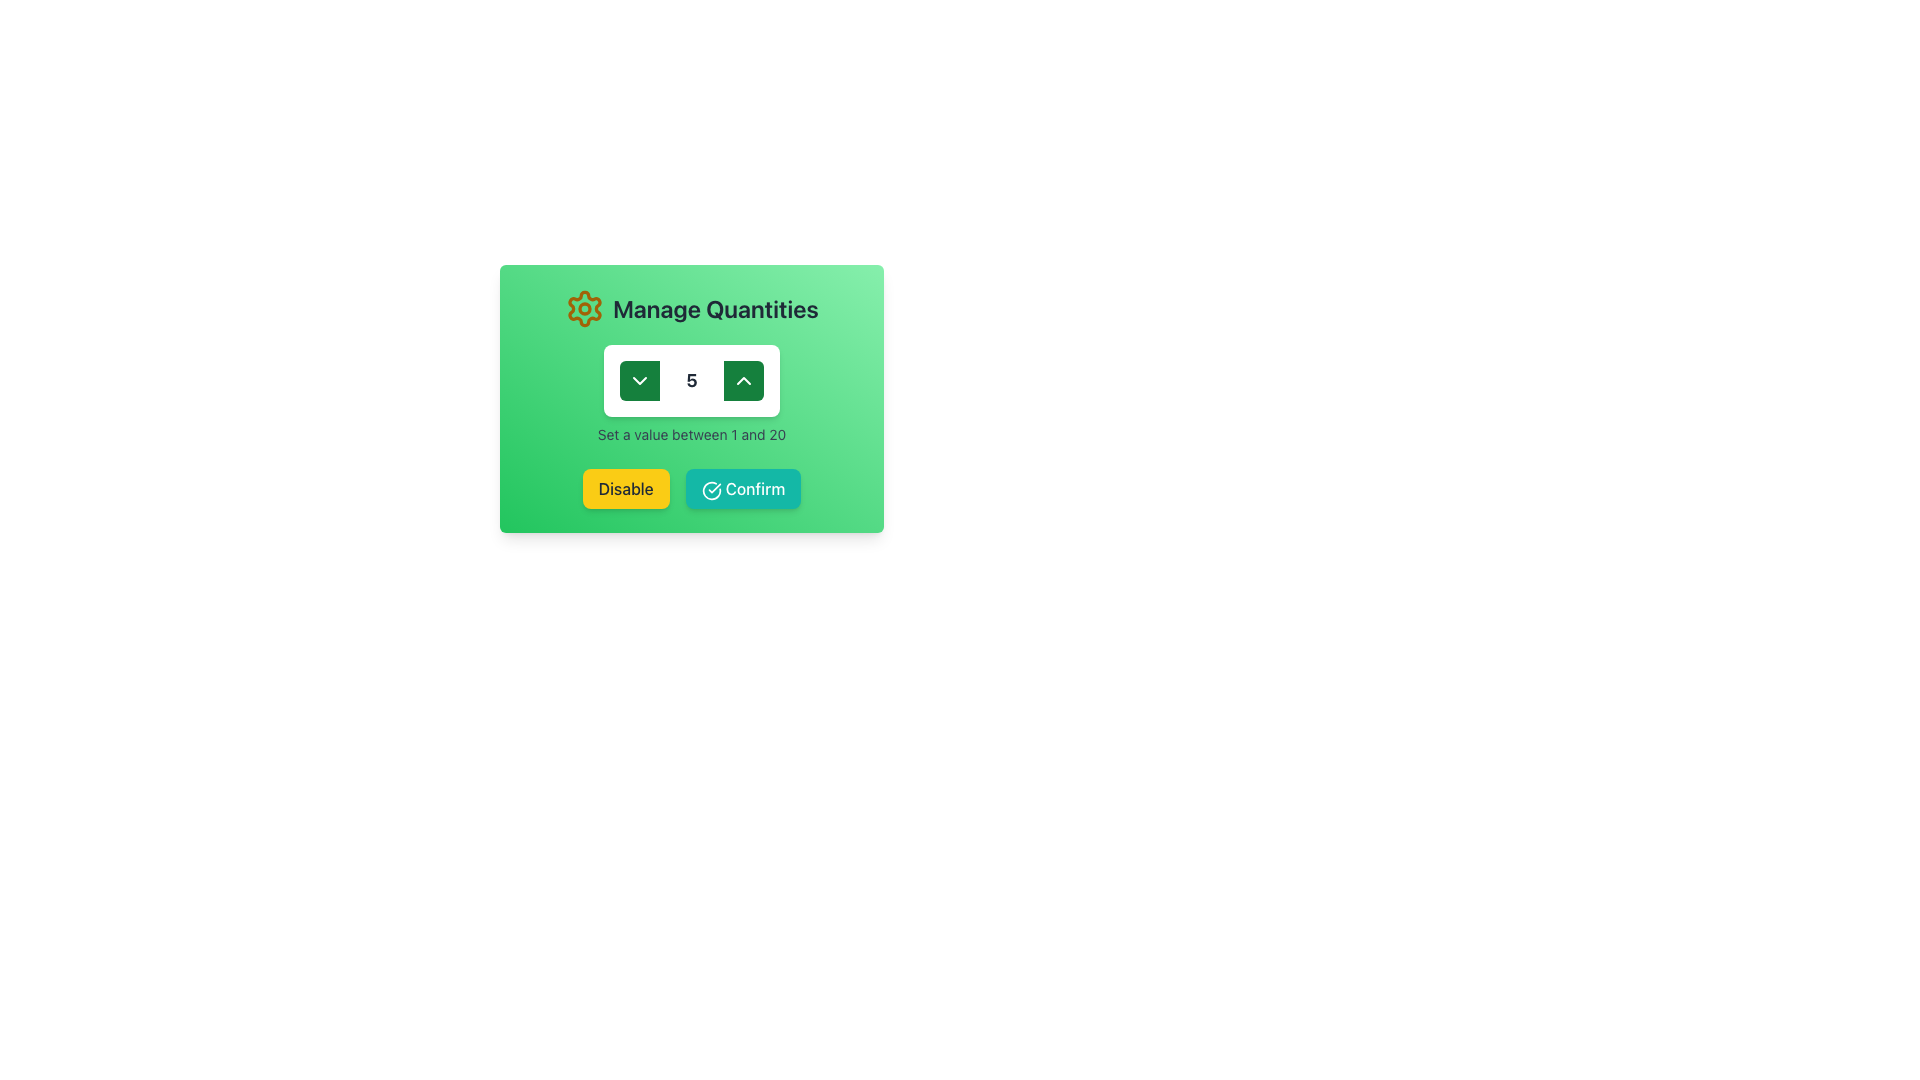 The height and width of the screenshot is (1080, 1920). Describe the element at coordinates (584, 308) in the screenshot. I see `the yellow cogwheel icon located to the left of the text 'Manage Quantities' at the top of the frame` at that location.